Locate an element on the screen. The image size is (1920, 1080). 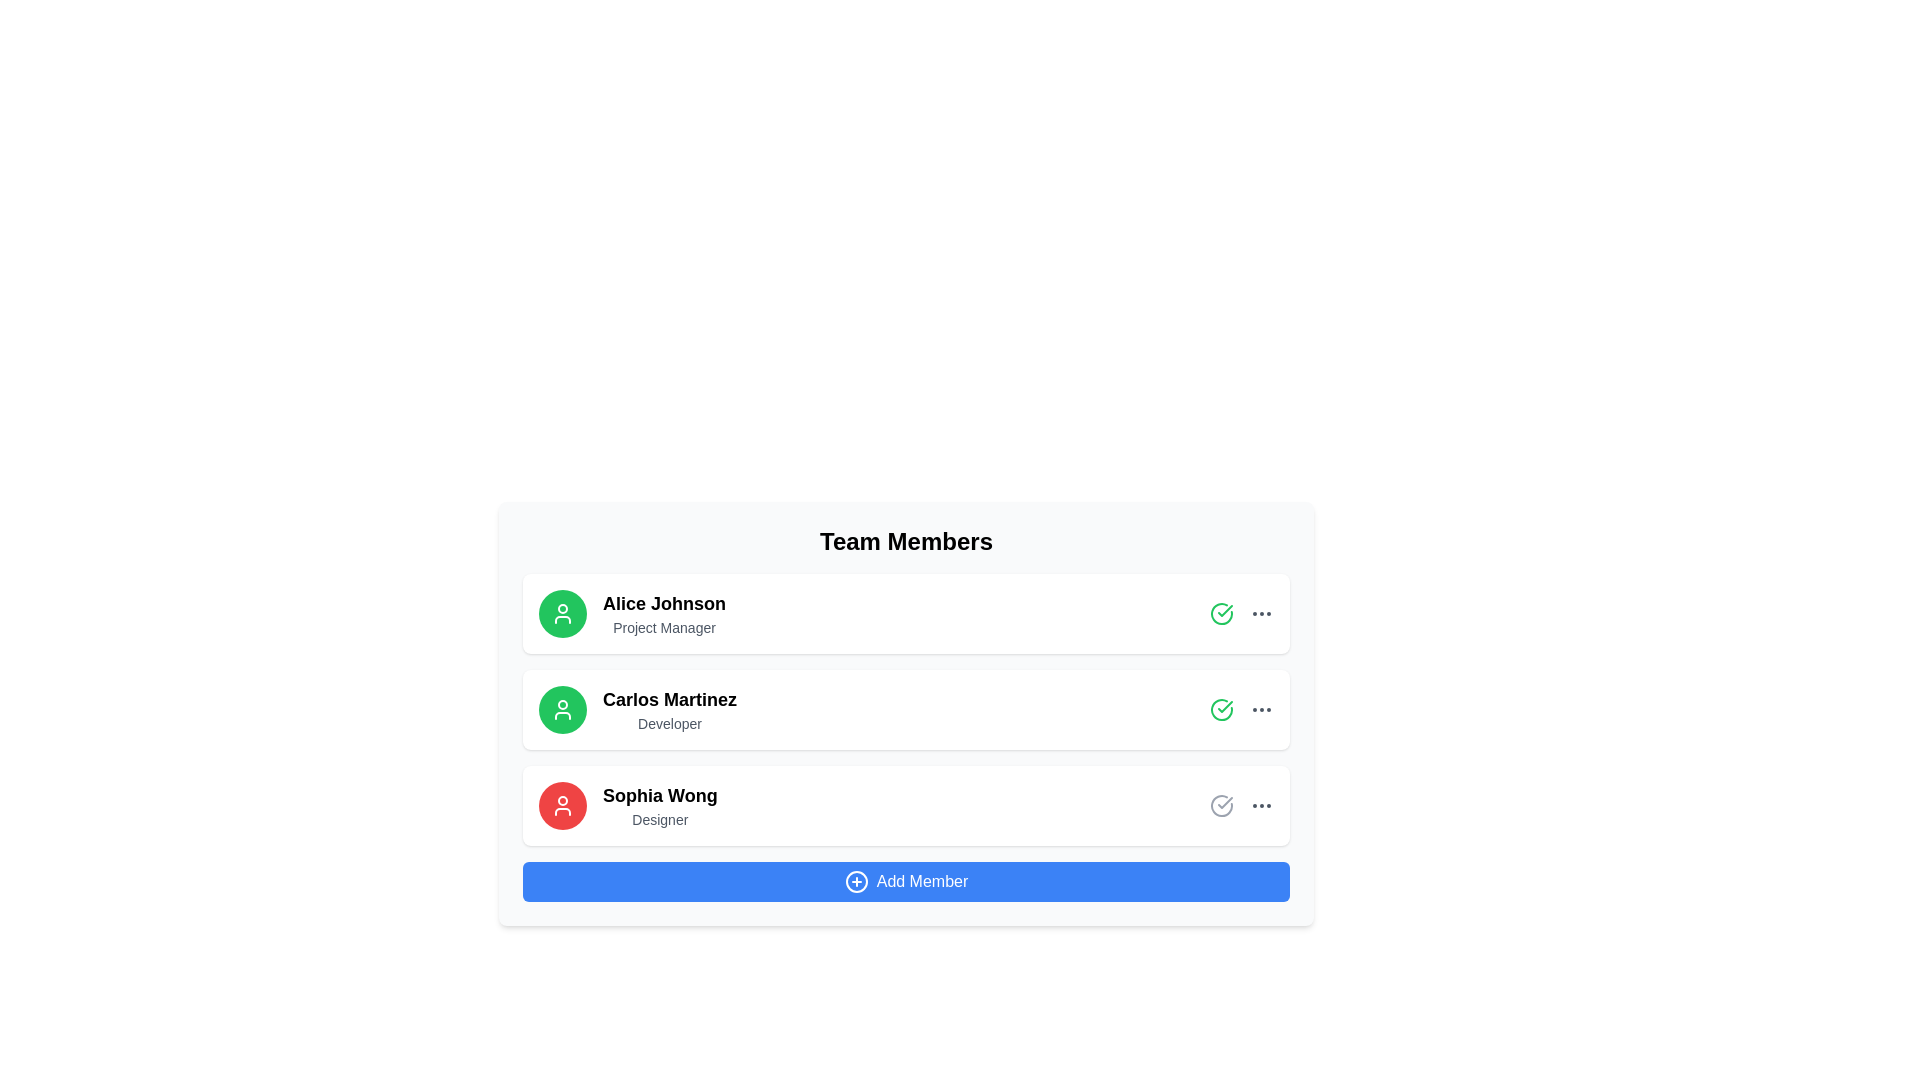
the Composite component containing the green check mark icon and the gray ellipsis button, located on the right edge of Alice Johnson's card in the Team Members section is located at coordinates (1241, 612).